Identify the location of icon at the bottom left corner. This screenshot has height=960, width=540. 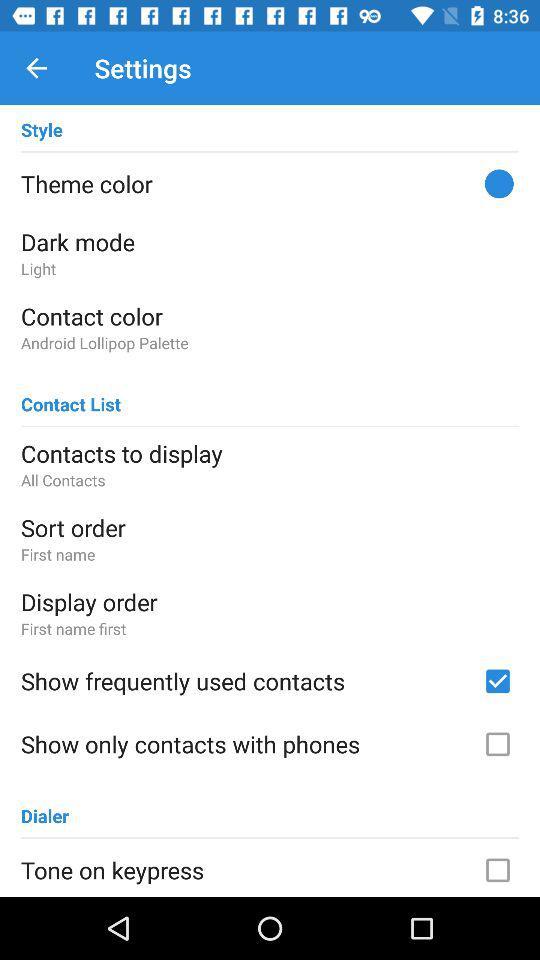
(44, 807).